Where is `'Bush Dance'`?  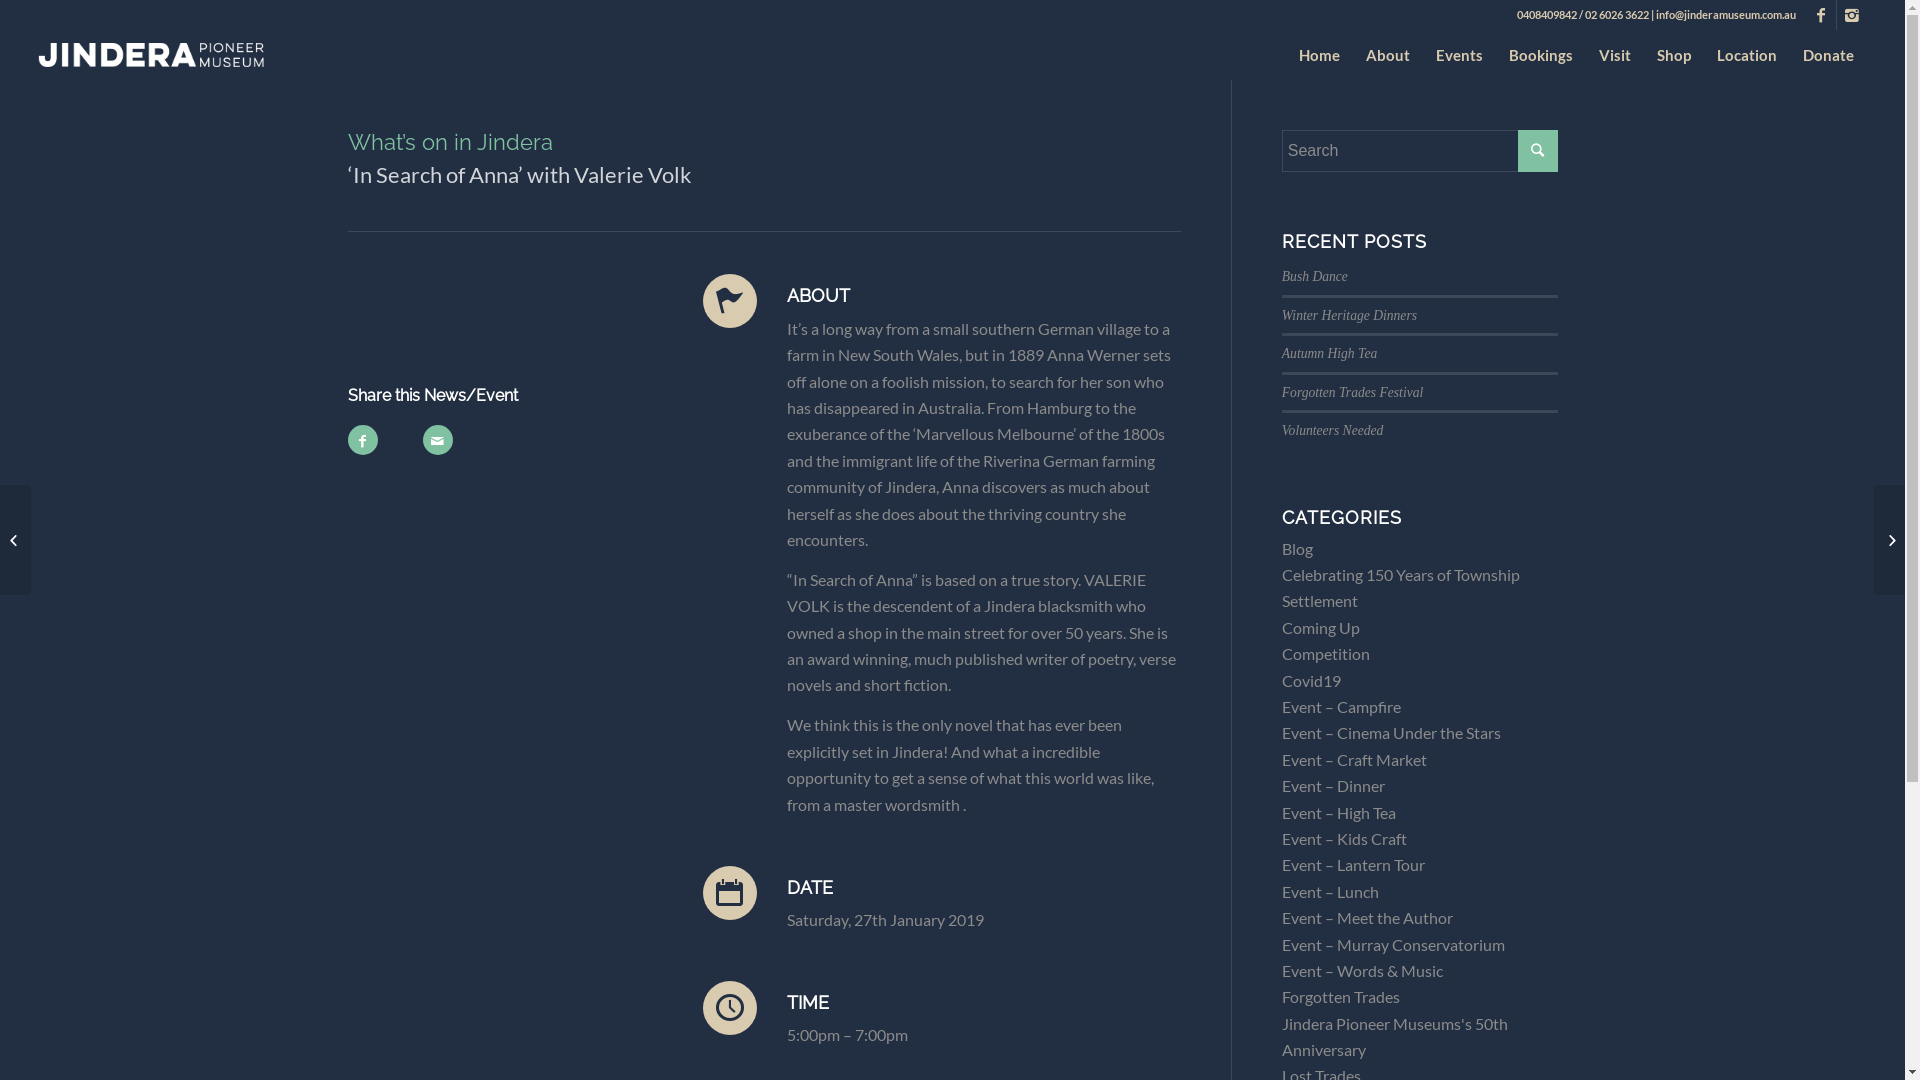 'Bush Dance' is located at coordinates (1315, 276).